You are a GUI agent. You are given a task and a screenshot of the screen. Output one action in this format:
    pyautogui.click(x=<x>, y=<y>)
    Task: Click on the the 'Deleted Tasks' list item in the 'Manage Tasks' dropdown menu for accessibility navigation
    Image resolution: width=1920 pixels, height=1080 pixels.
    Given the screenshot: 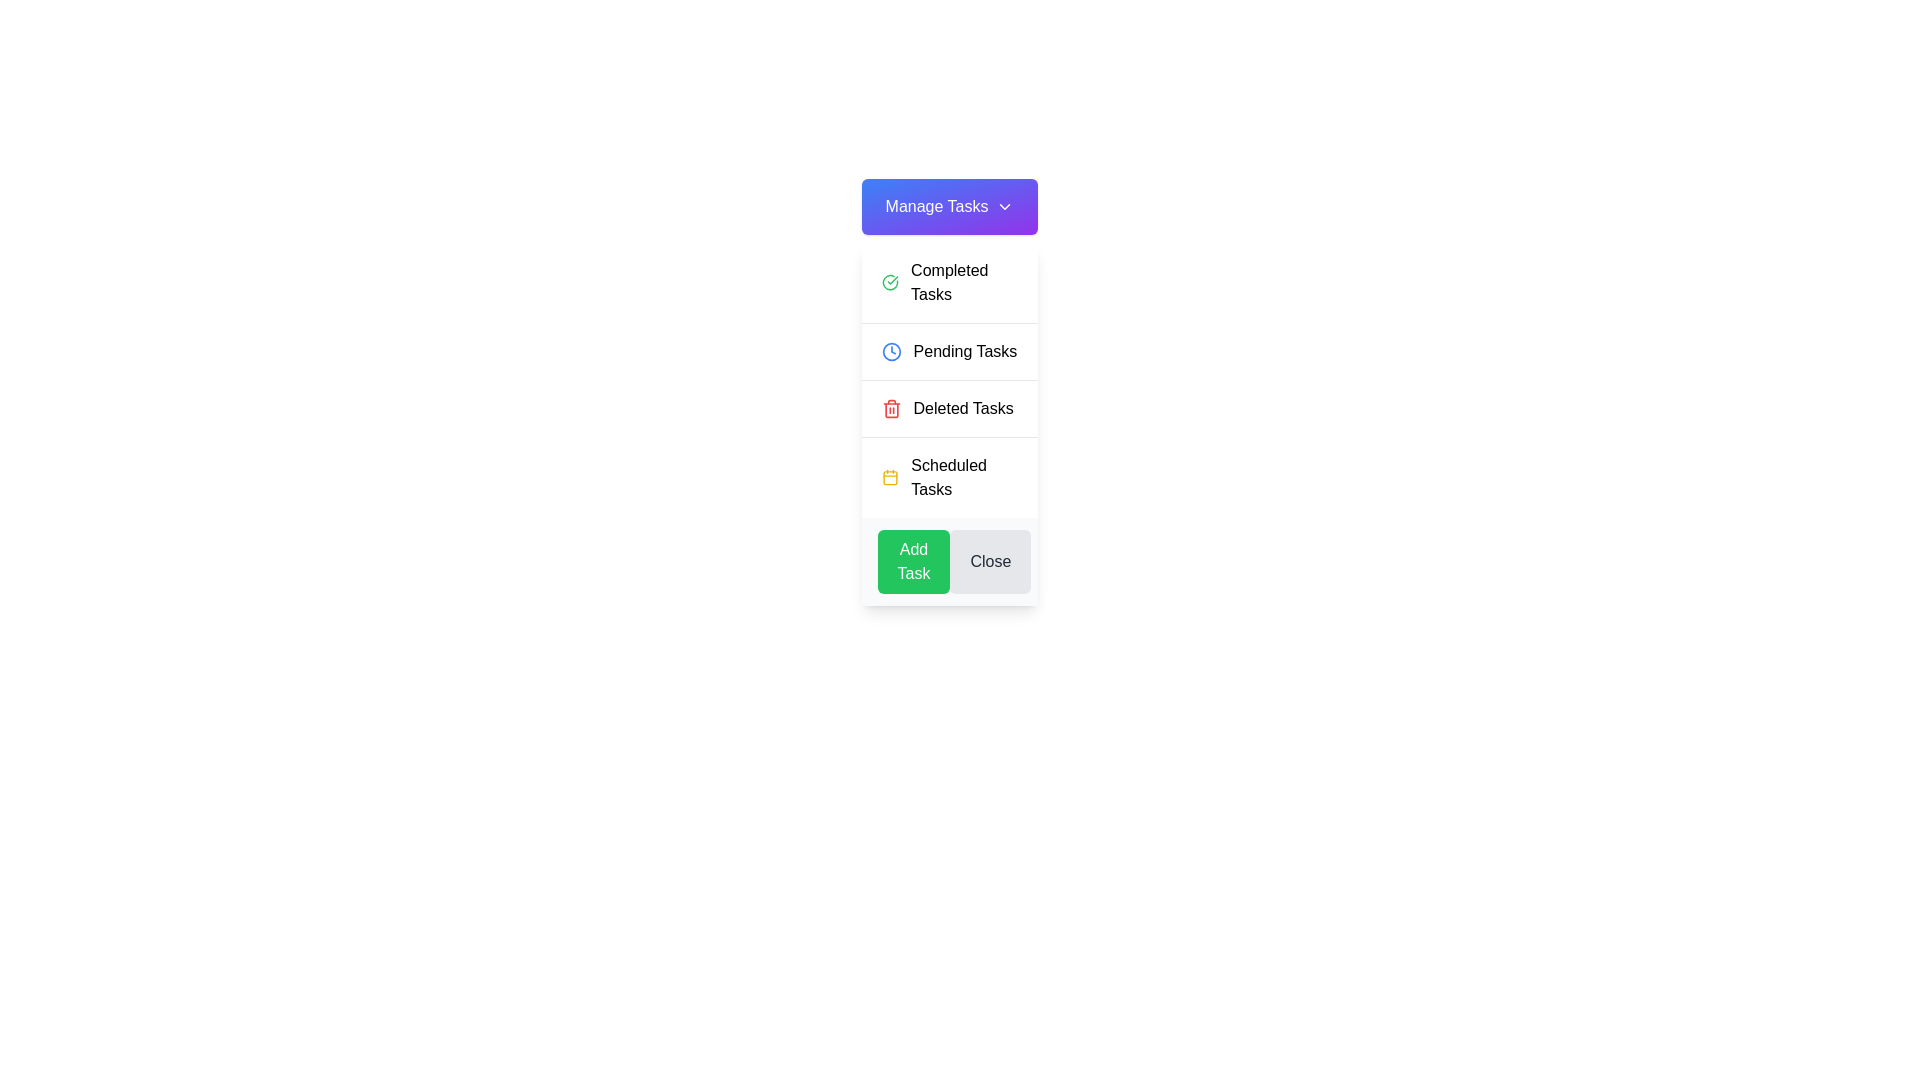 What is the action you would take?
    pyautogui.click(x=949, y=407)
    